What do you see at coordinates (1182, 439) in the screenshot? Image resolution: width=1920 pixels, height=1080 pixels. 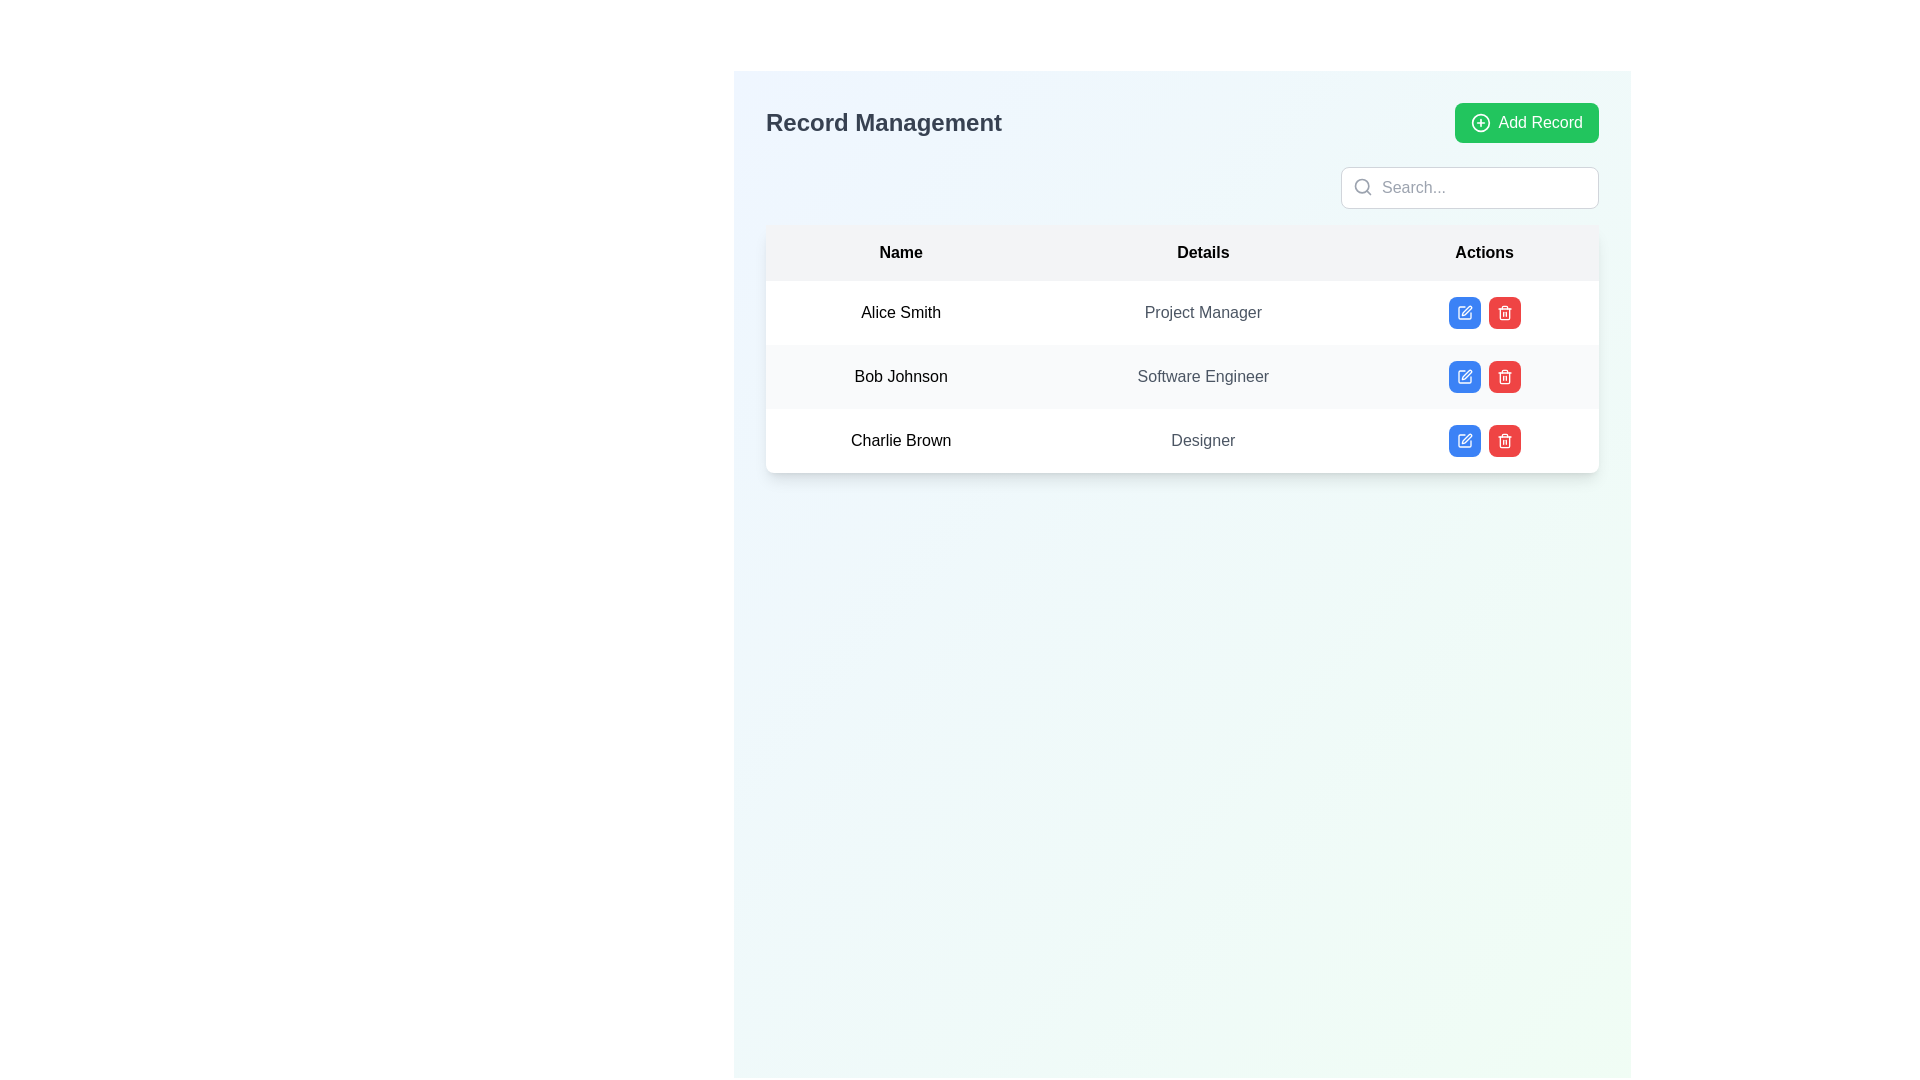 I see `and interpret the text content of the third row in the table displaying 'Charlie Brown' as the name and 'Designer' as the role` at bounding box center [1182, 439].